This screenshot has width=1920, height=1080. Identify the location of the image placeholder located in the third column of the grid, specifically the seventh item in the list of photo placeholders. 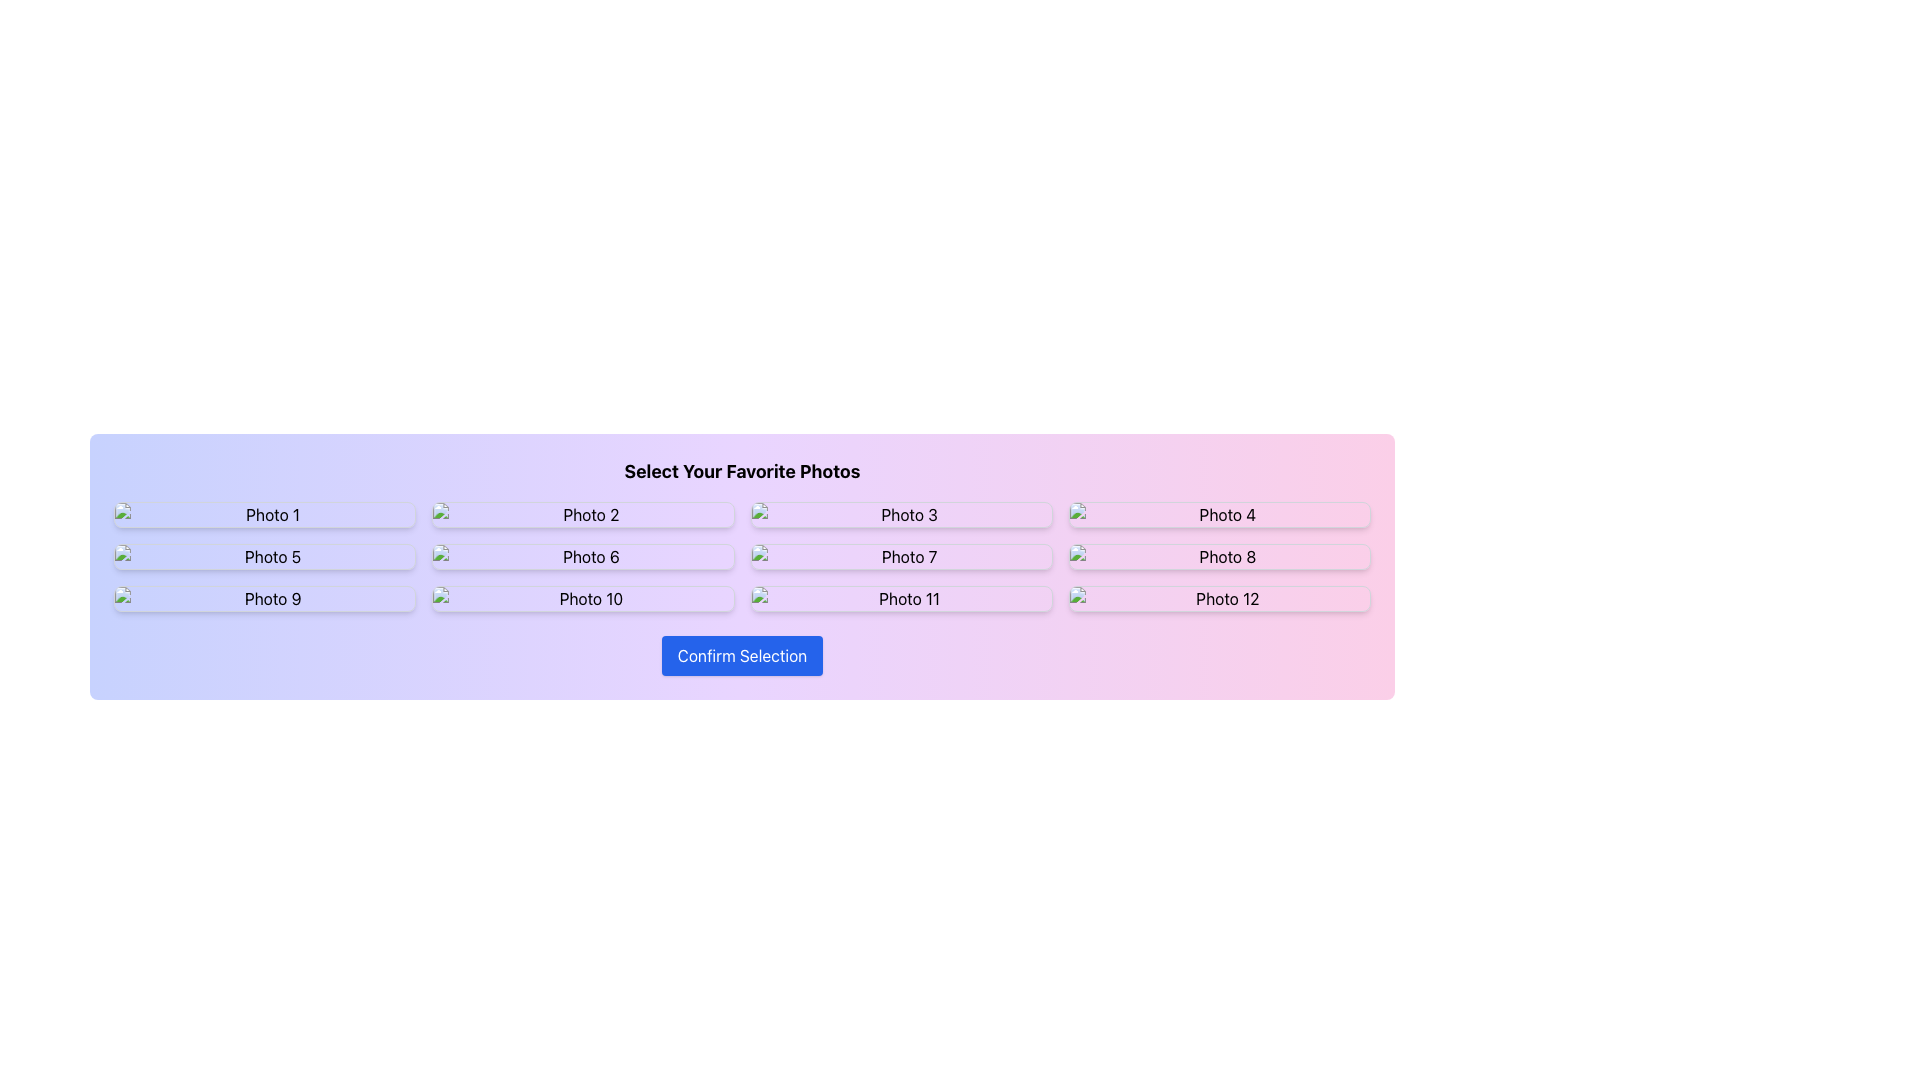
(900, 556).